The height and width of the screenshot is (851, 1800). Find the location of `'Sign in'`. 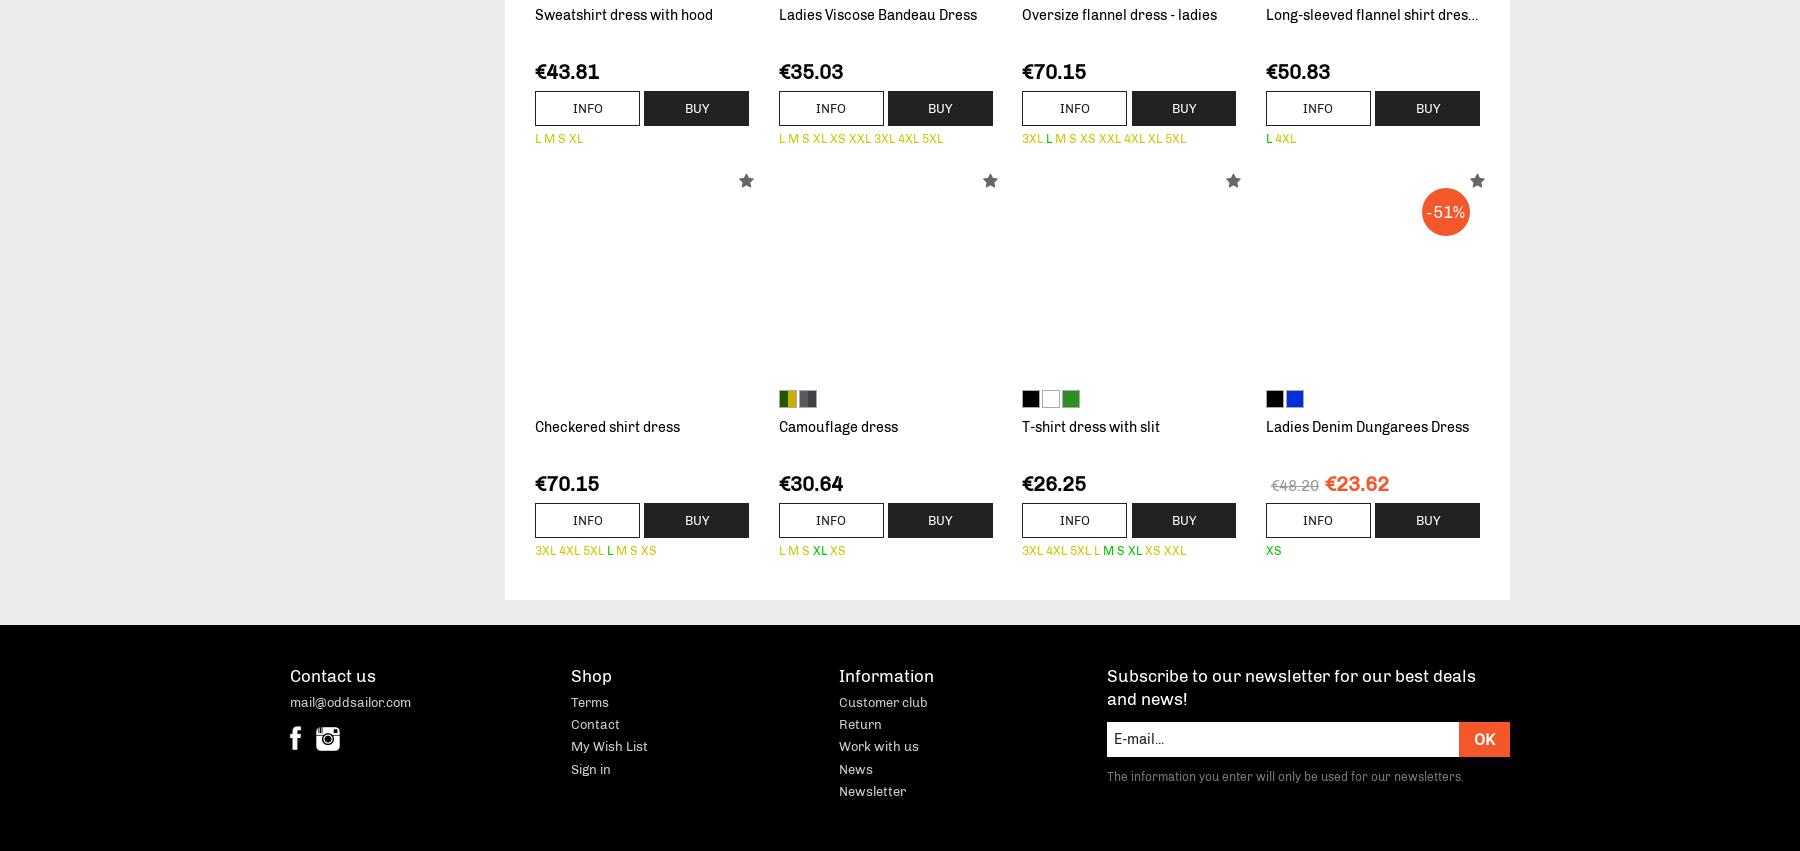

'Sign in' is located at coordinates (590, 768).